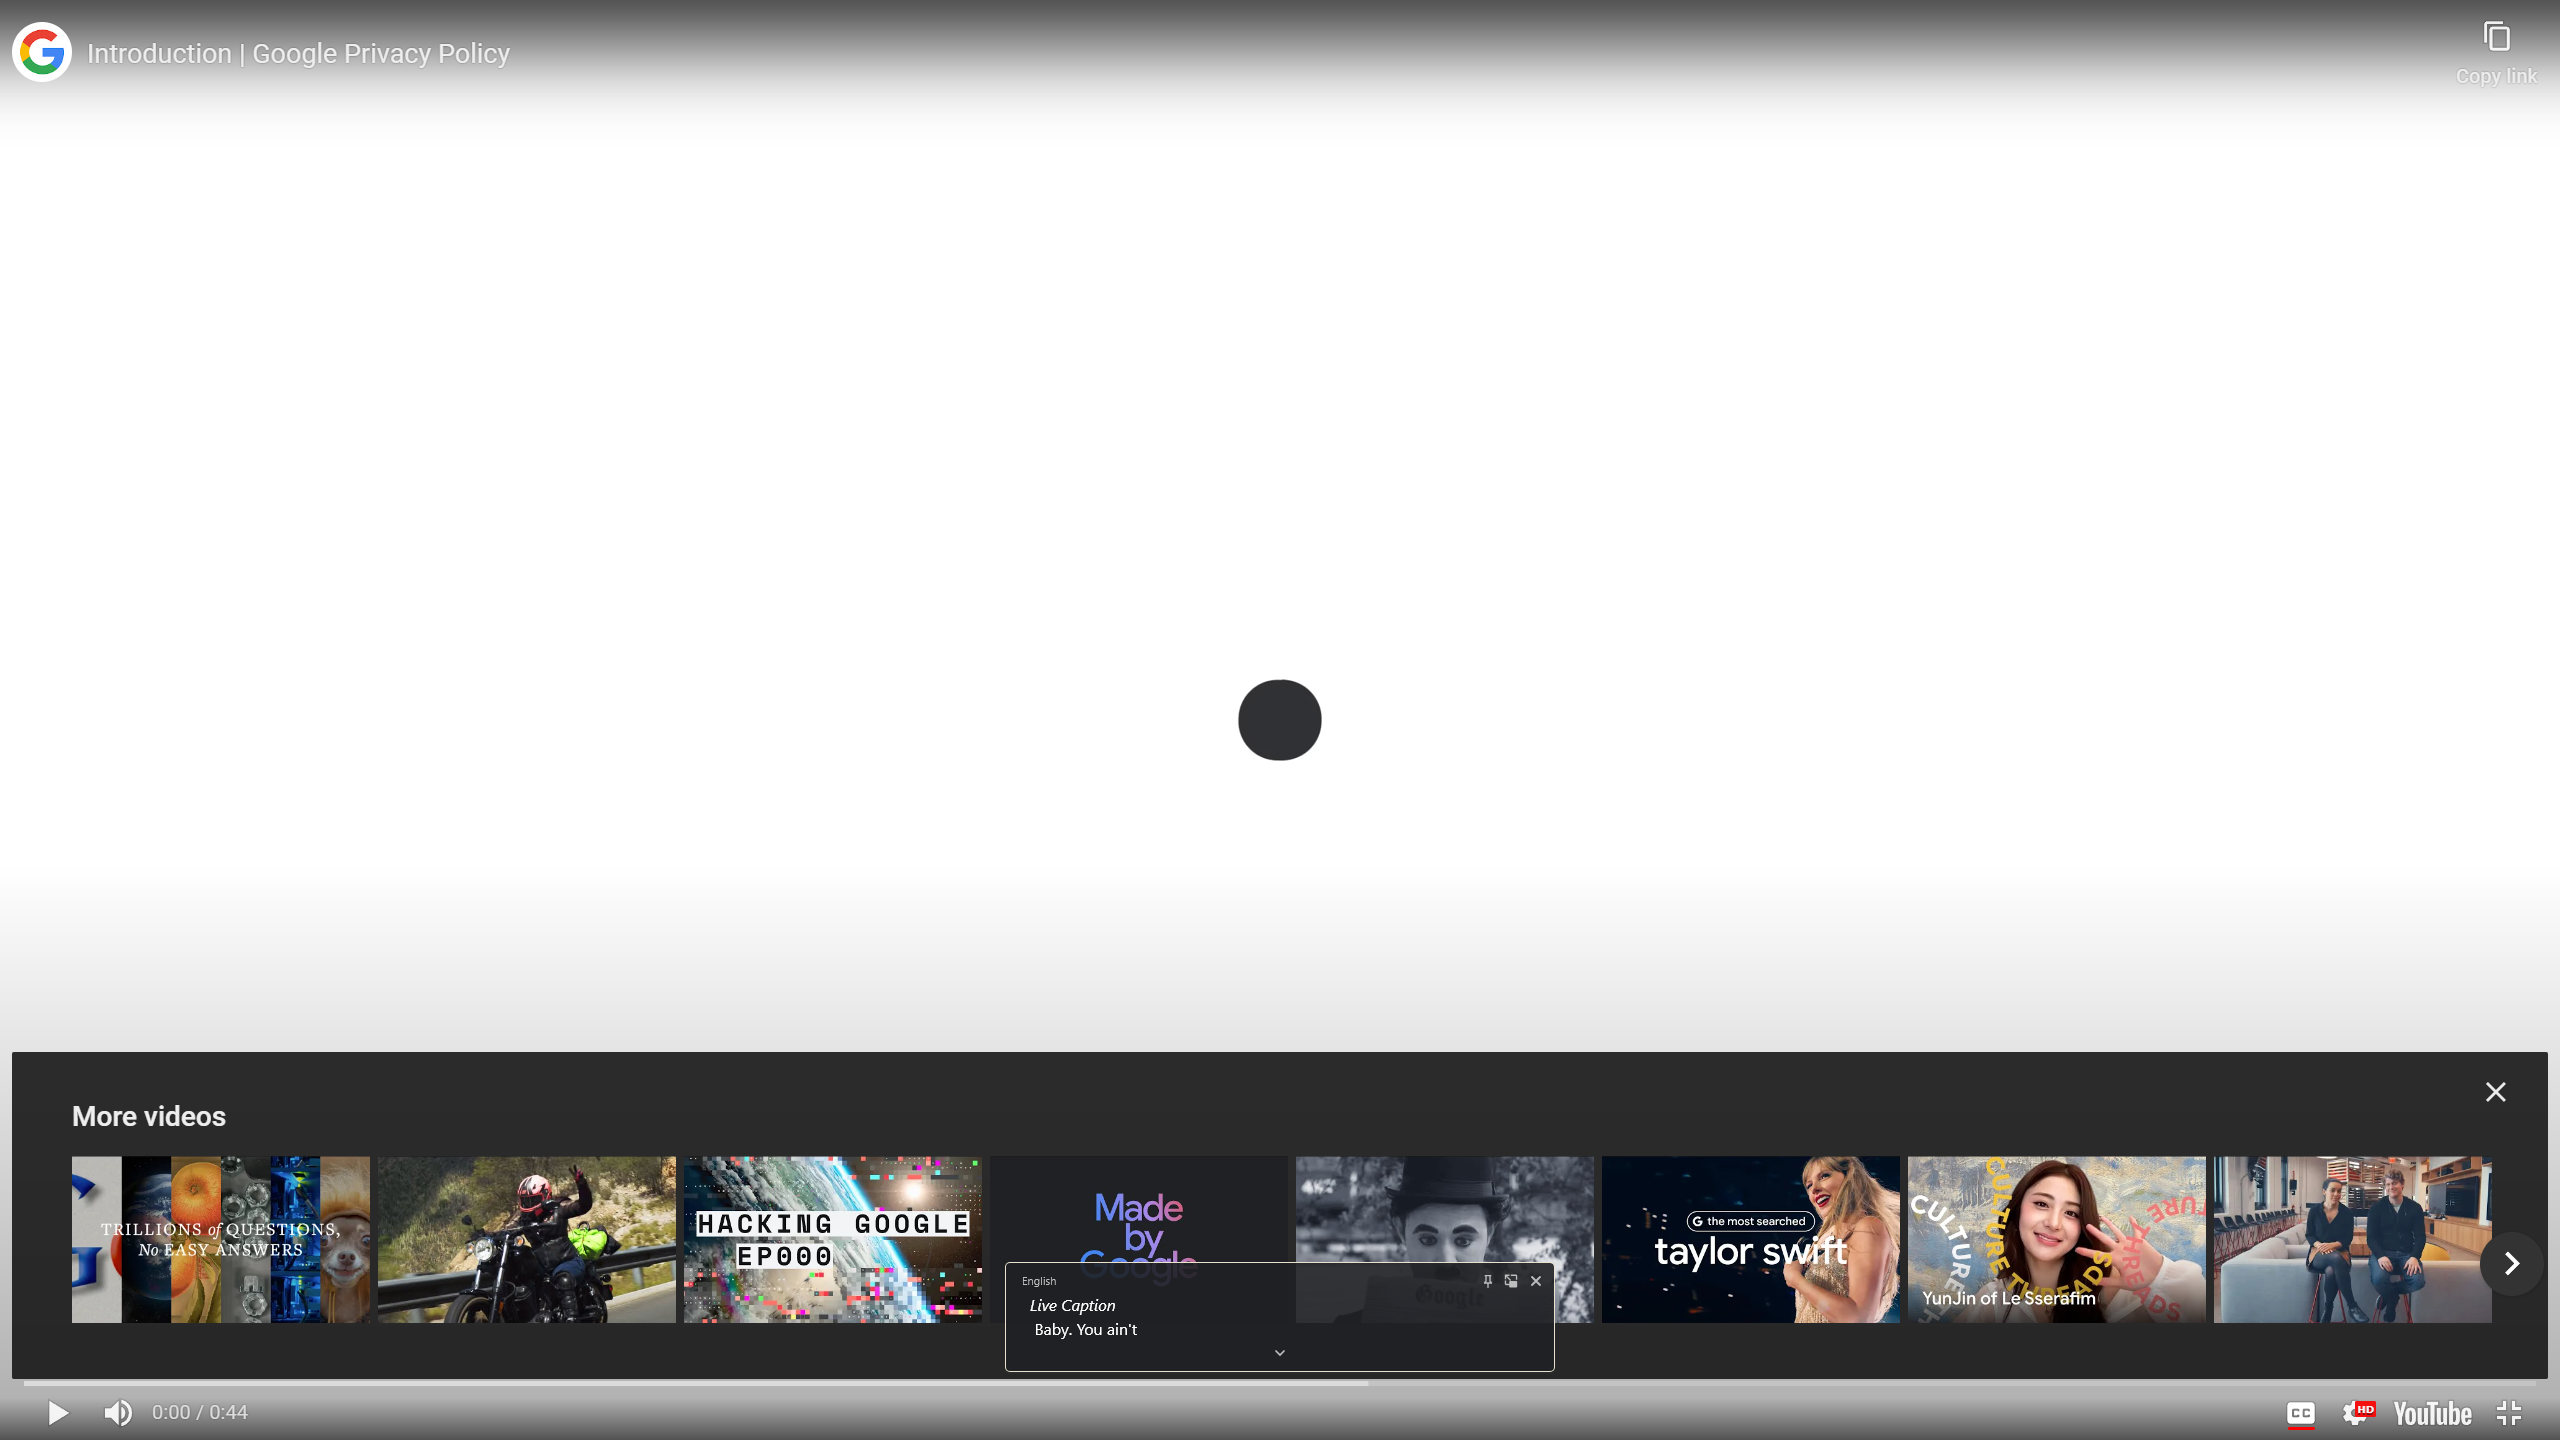  What do you see at coordinates (118, 1412) in the screenshot?
I see `'Mute (m)'` at bounding box center [118, 1412].